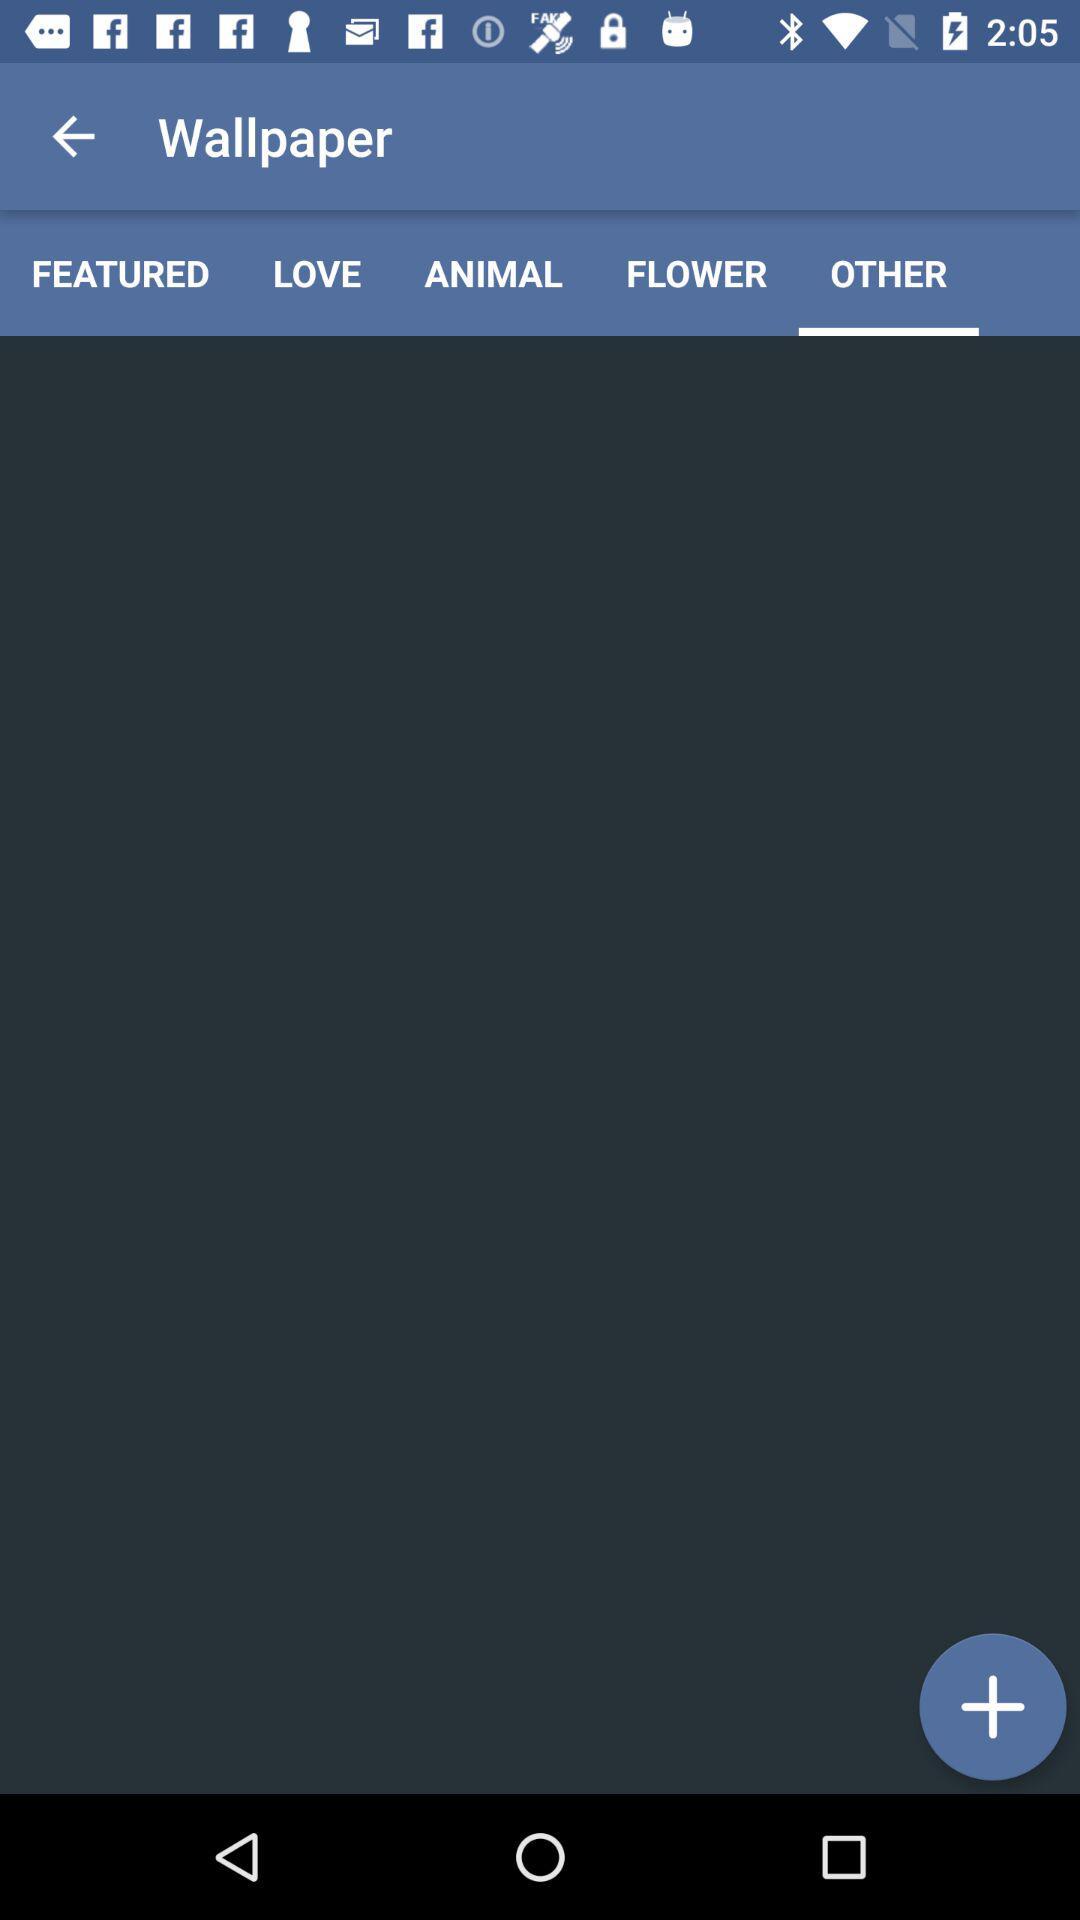 This screenshot has width=1080, height=1920. I want to click on icon to the left of the other icon, so click(695, 272).